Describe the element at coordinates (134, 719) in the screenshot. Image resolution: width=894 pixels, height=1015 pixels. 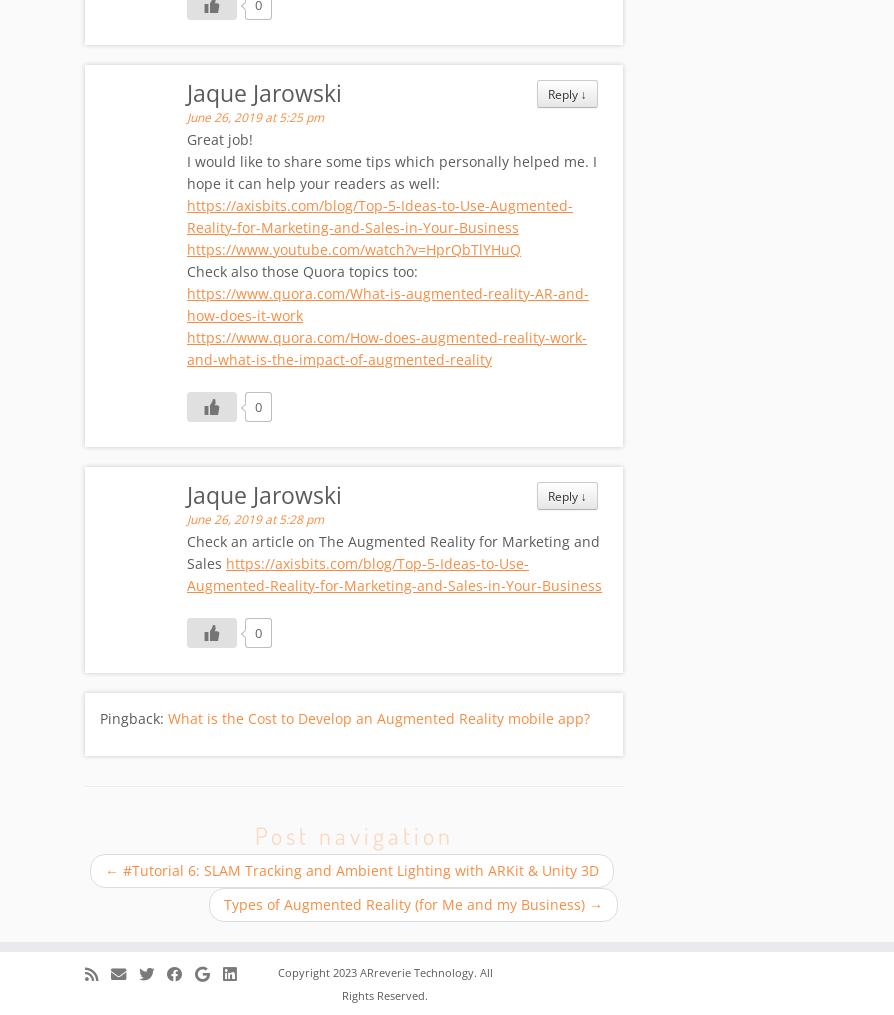
I see `'Pingback:'` at that location.